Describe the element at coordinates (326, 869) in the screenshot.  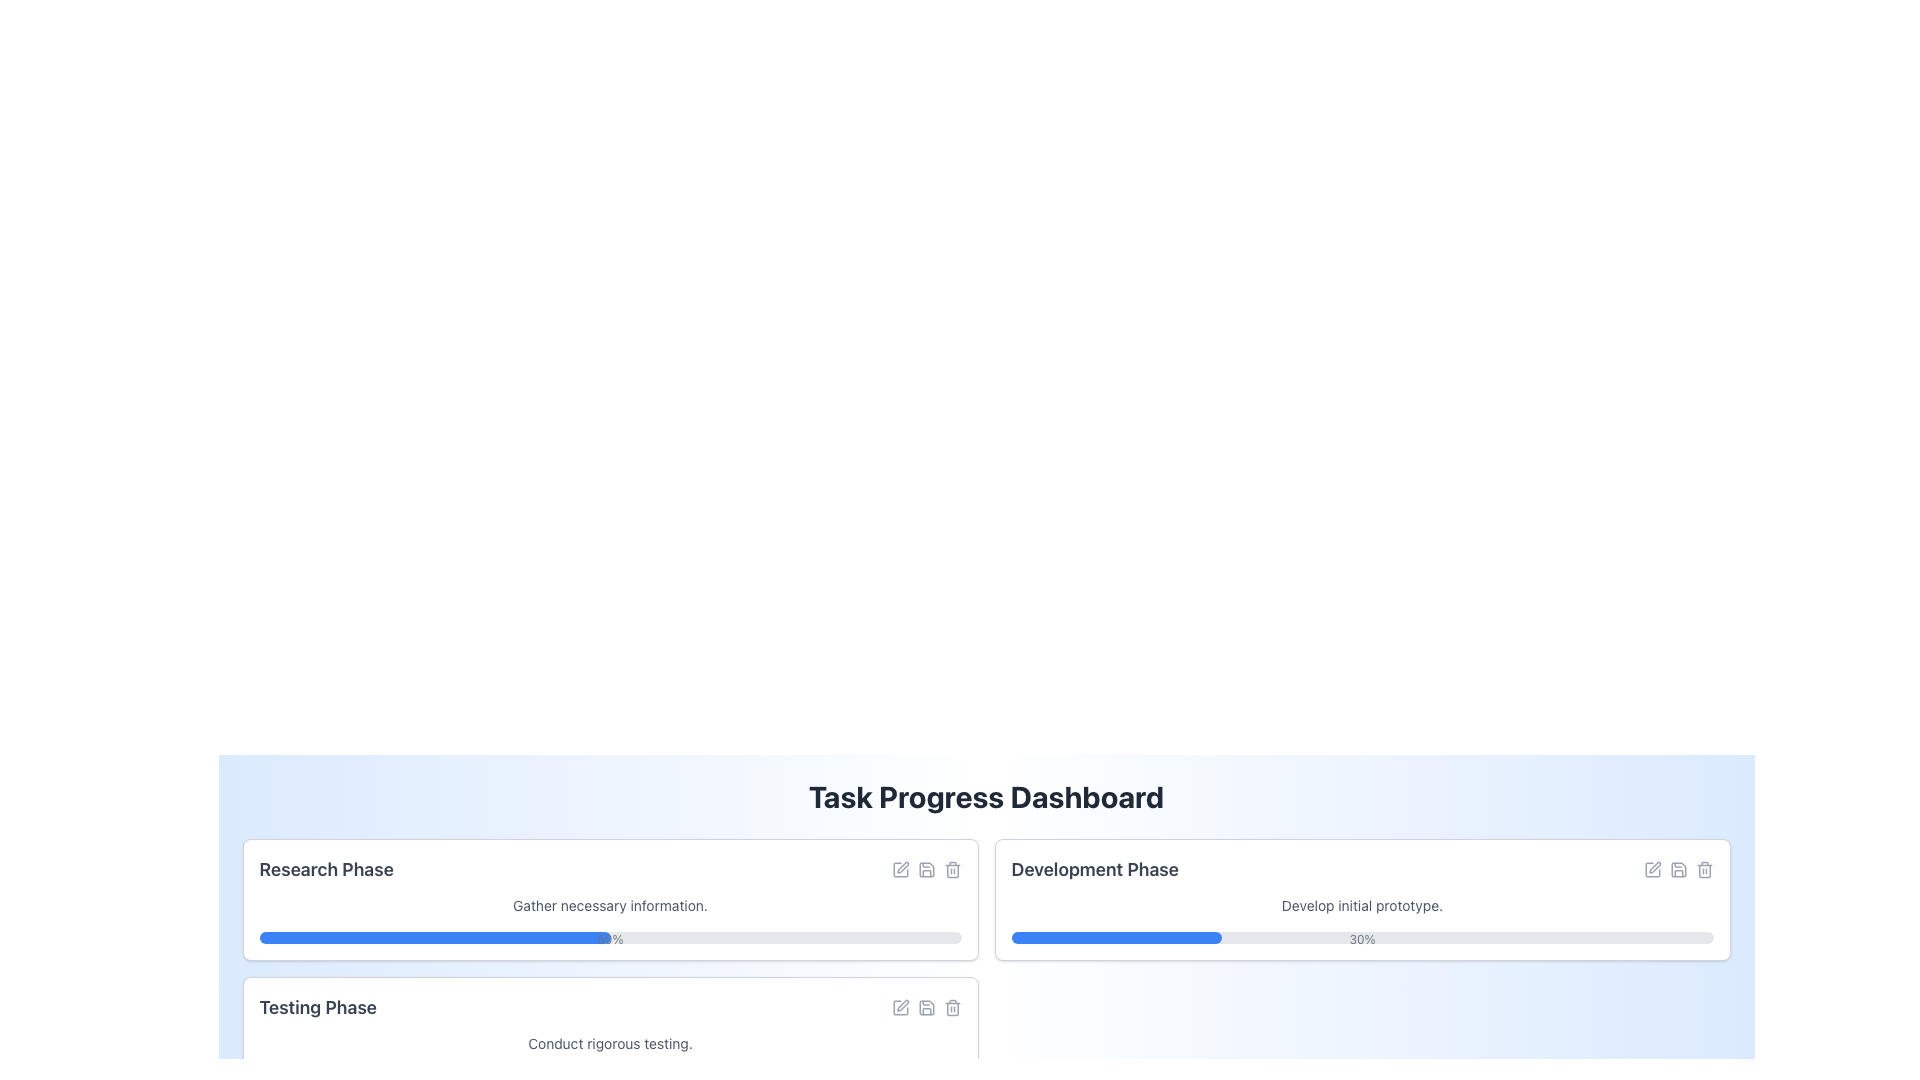
I see `the Text Label that identifies the 'Research Phase' task section in the Task Progress Dashboard` at that location.